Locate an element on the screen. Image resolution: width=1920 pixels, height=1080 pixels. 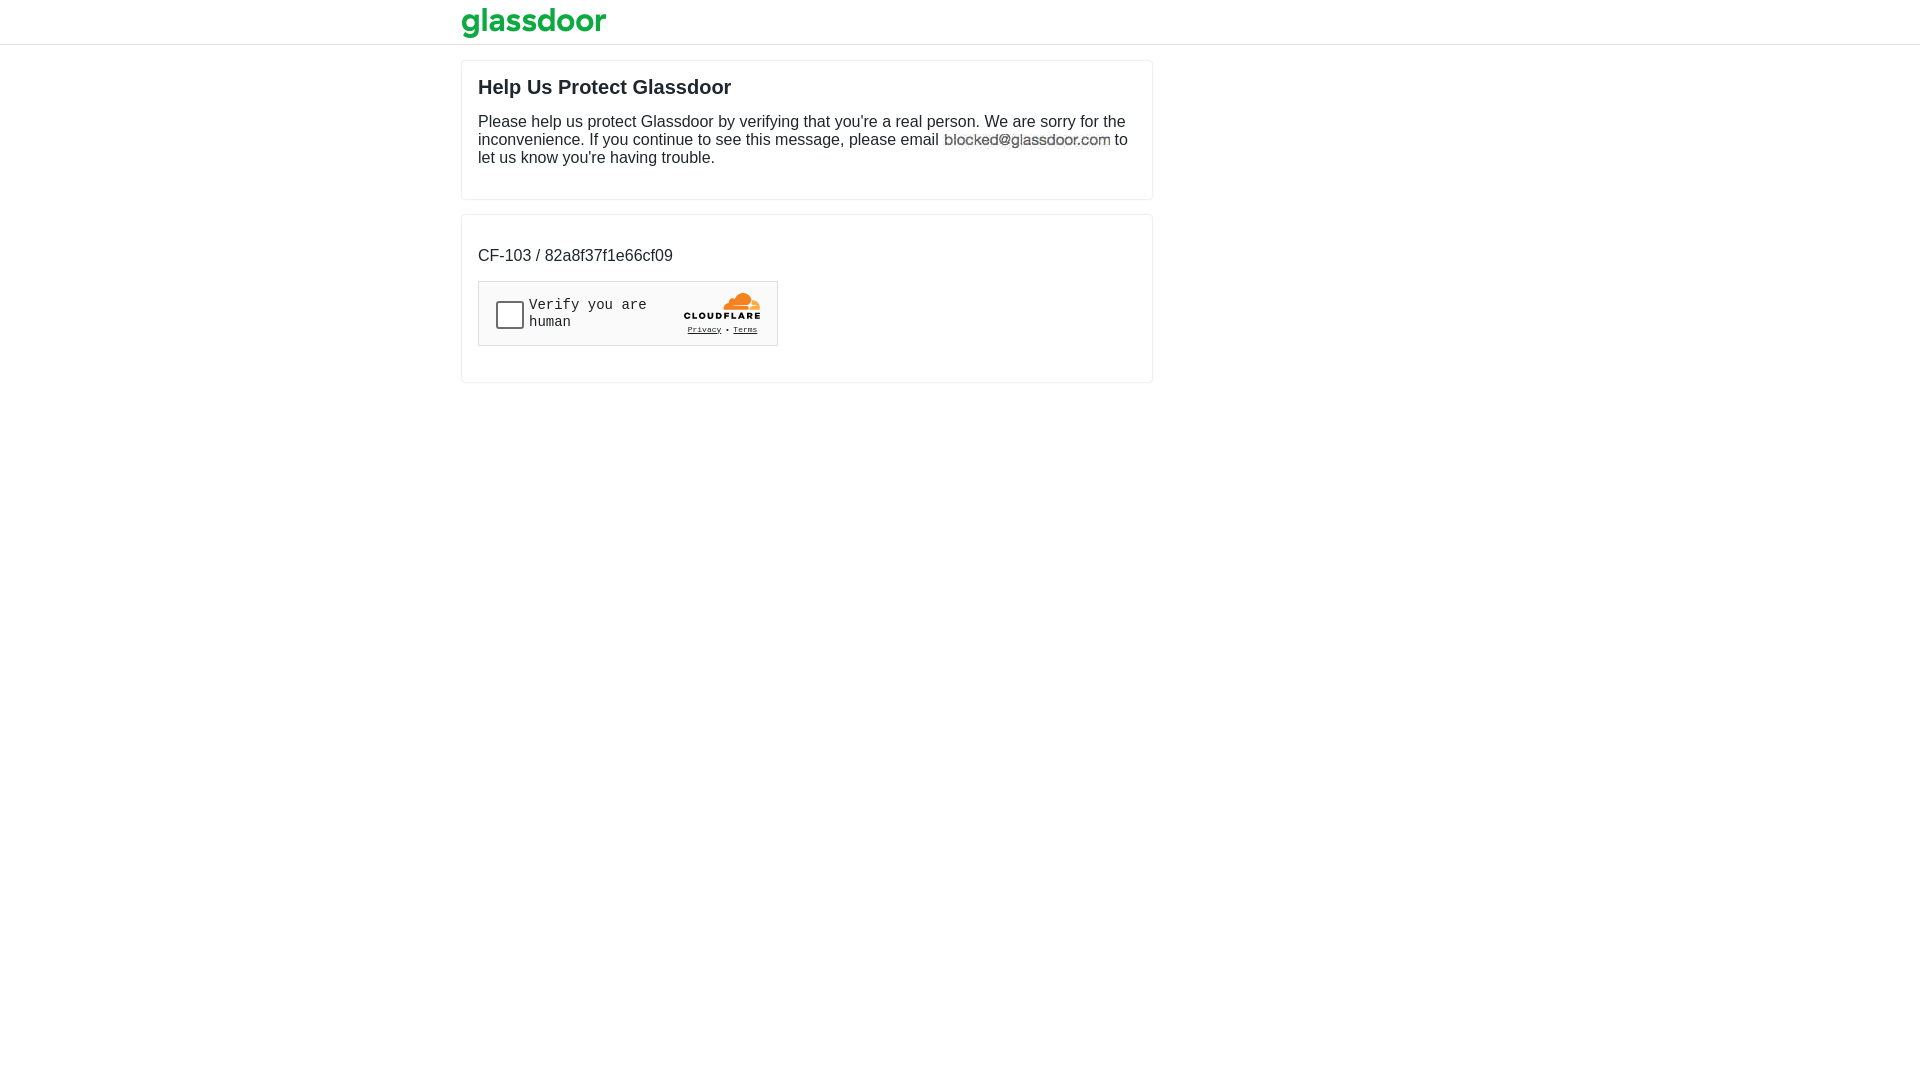
'Widget containing a Cloudflare security challenge' is located at coordinates (627, 313).